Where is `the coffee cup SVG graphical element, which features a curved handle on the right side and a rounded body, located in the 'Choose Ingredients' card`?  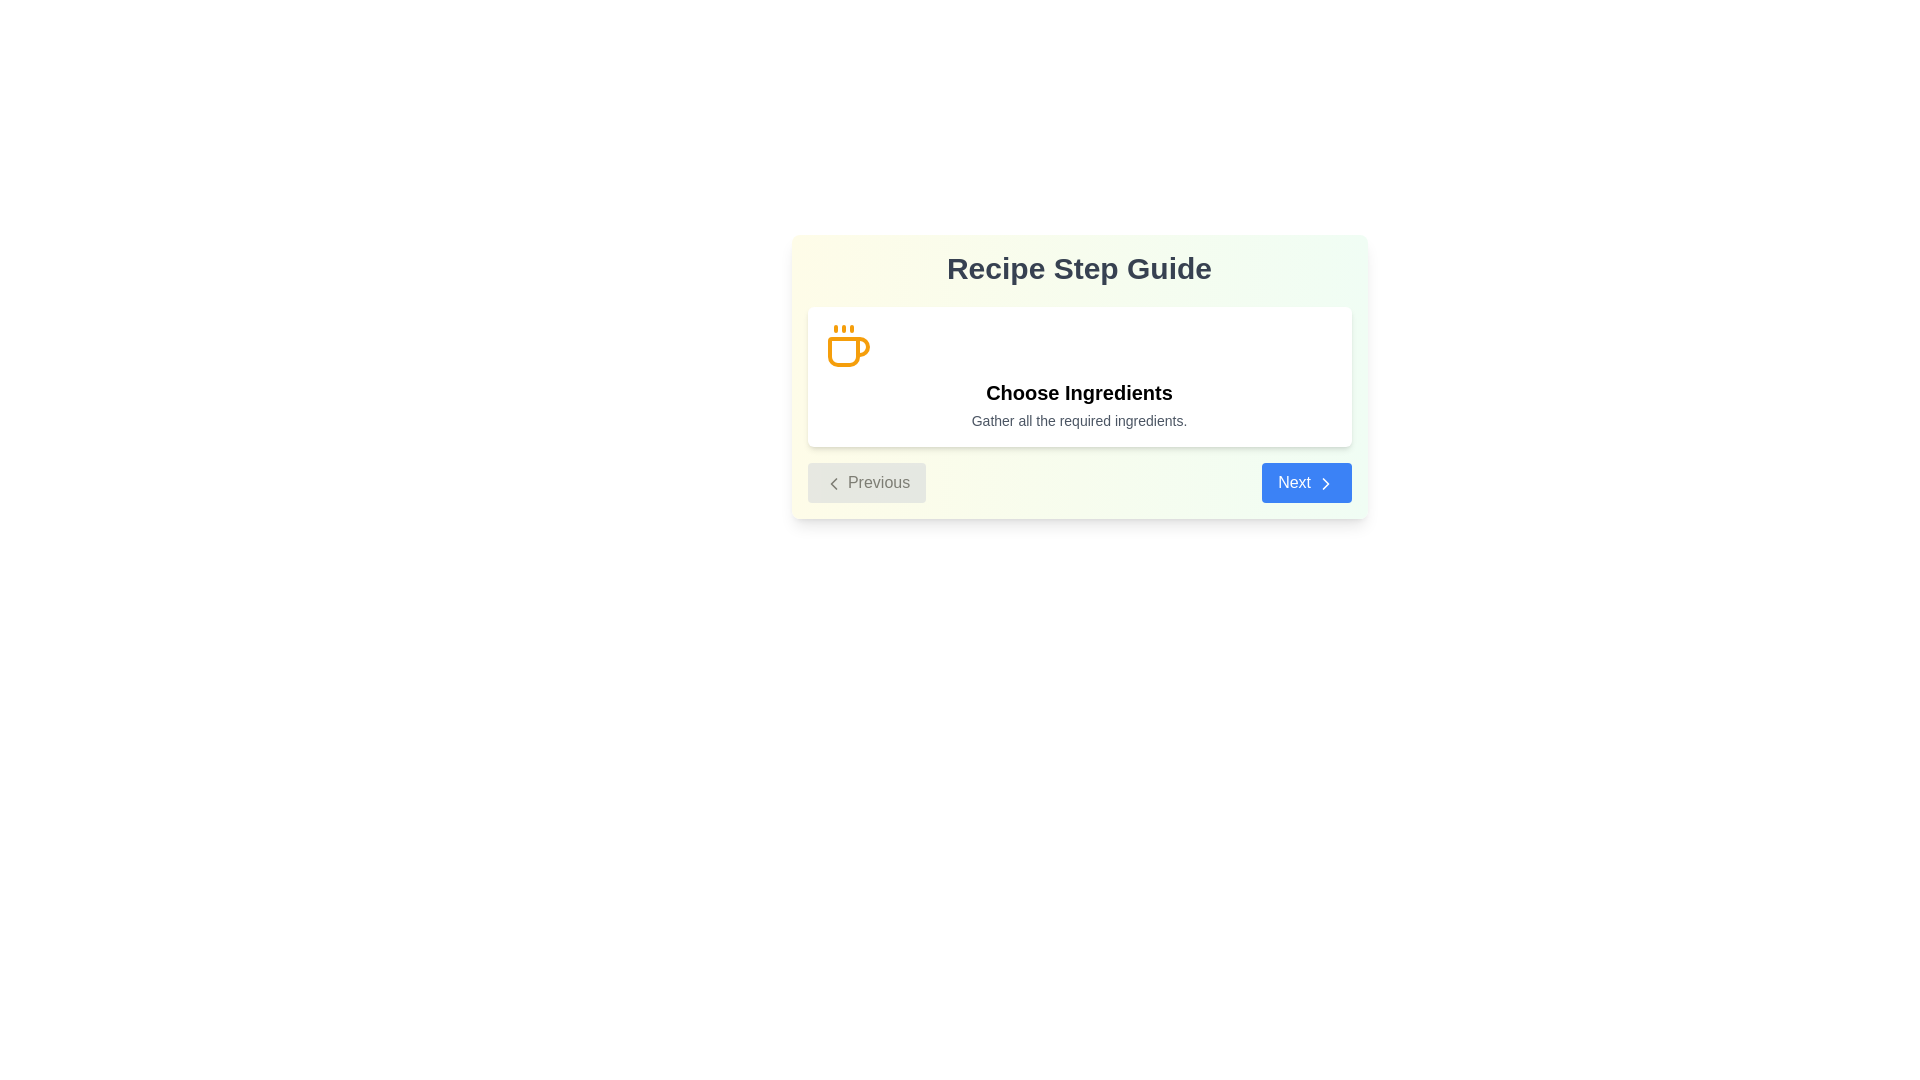 the coffee cup SVG graphical element, which features a curved handle on the right side and a rounded body, located in the 'Choose Ingredients' card is located at coordinates (848, 350).